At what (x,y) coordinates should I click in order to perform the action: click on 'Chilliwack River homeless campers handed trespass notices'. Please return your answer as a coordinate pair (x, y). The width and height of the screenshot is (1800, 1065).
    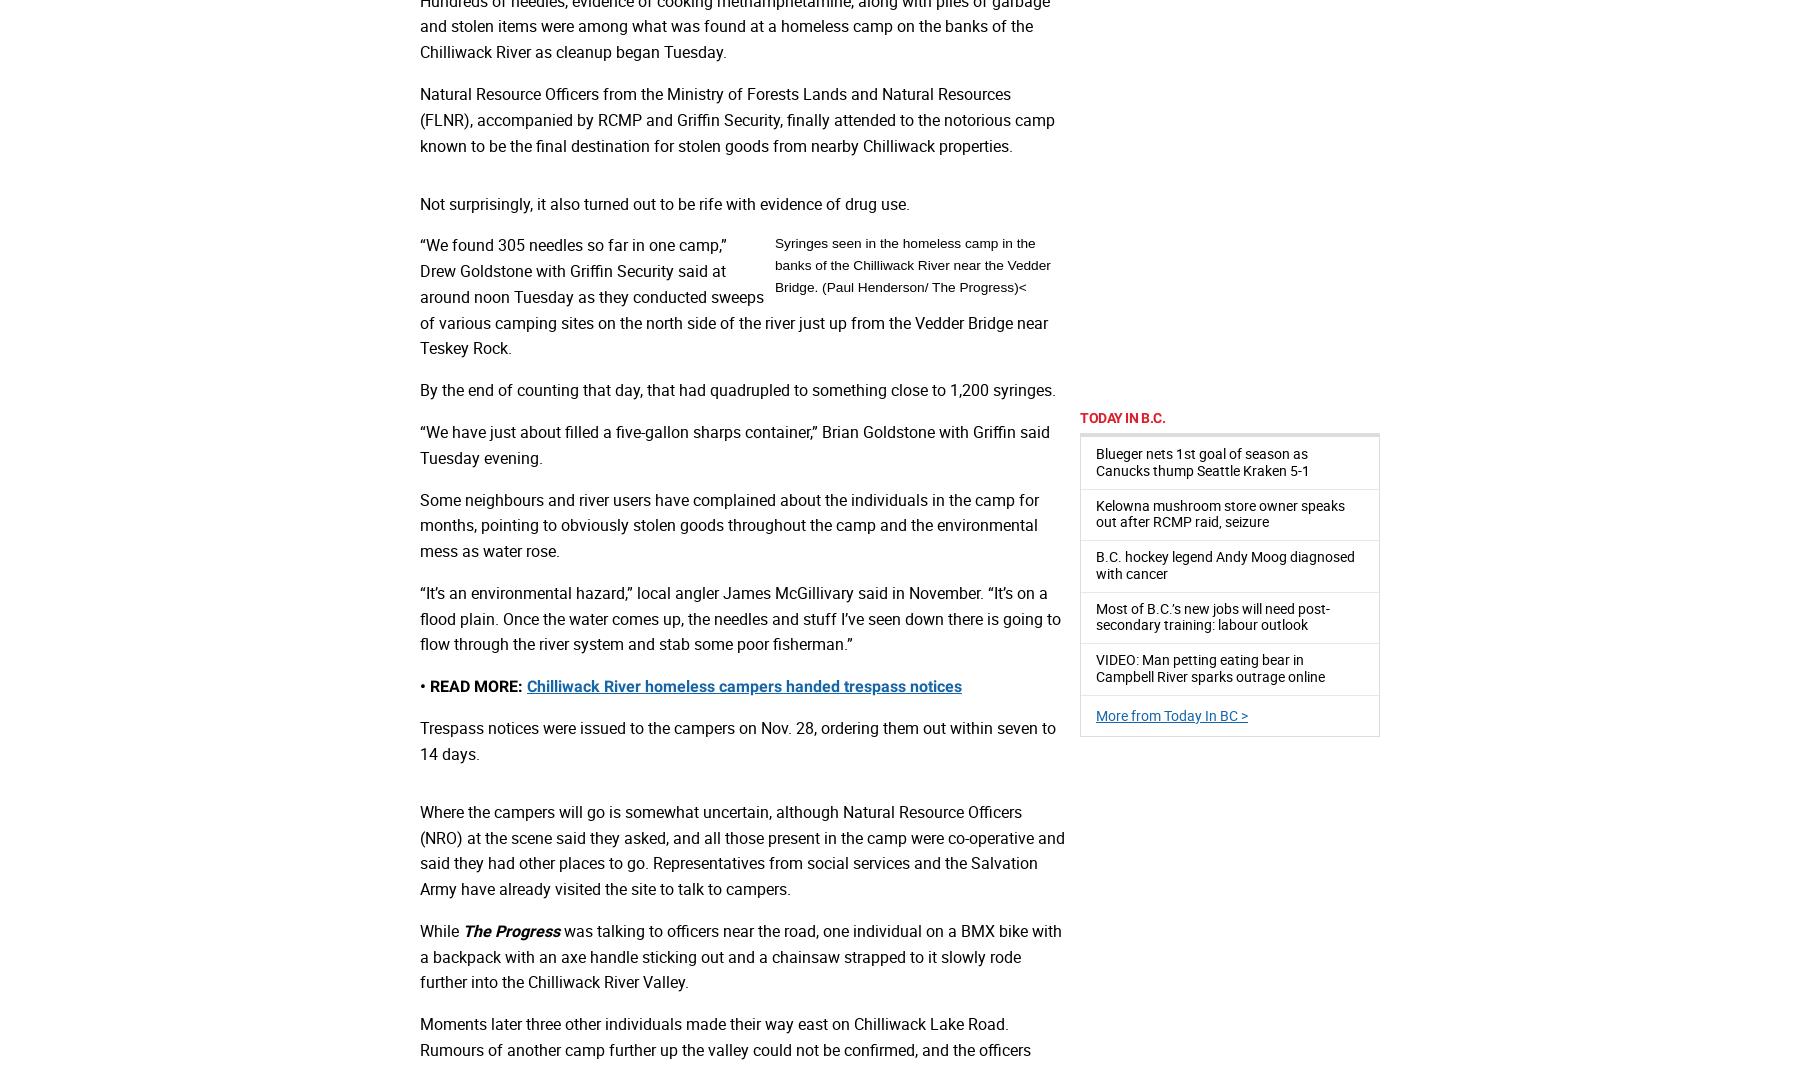
    Looking at the image, I should click on (743, 686).